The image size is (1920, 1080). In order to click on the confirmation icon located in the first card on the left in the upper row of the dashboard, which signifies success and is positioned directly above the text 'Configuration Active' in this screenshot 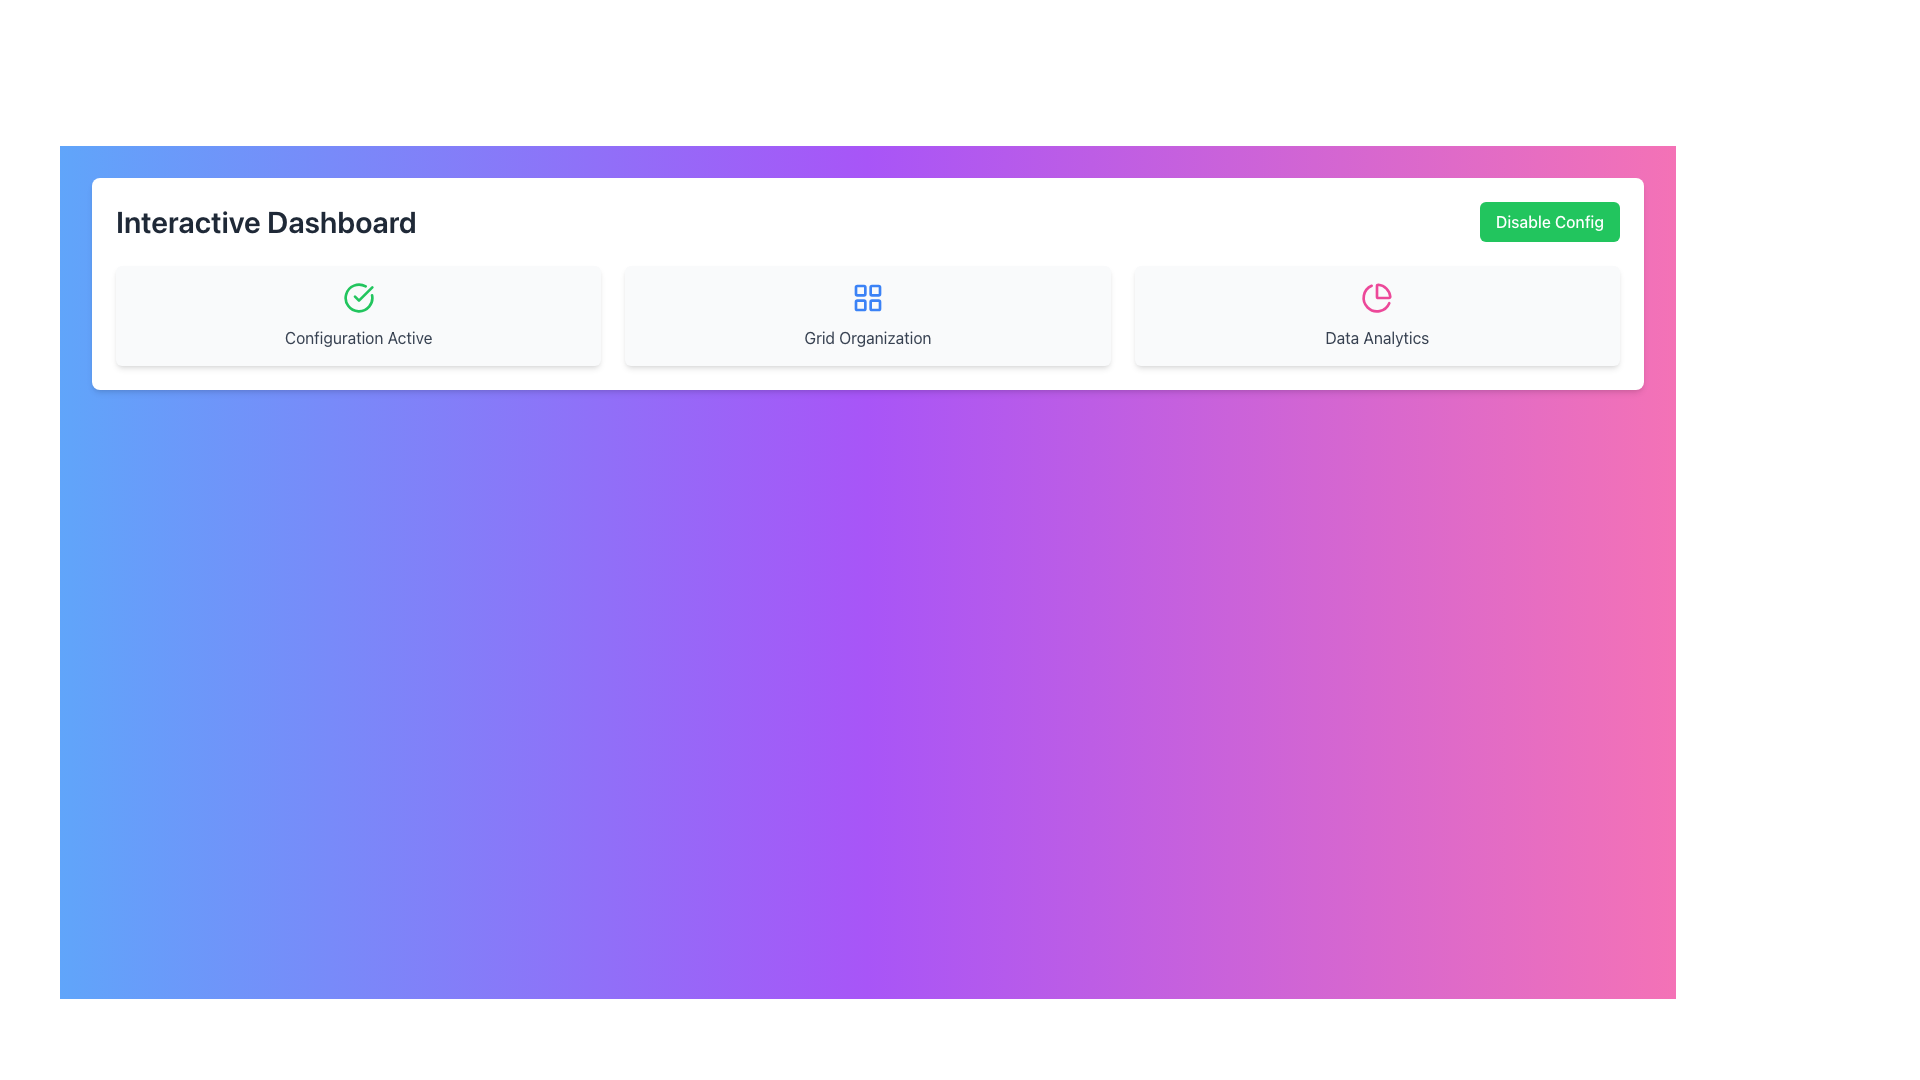, I will do `click(363, 293)`.